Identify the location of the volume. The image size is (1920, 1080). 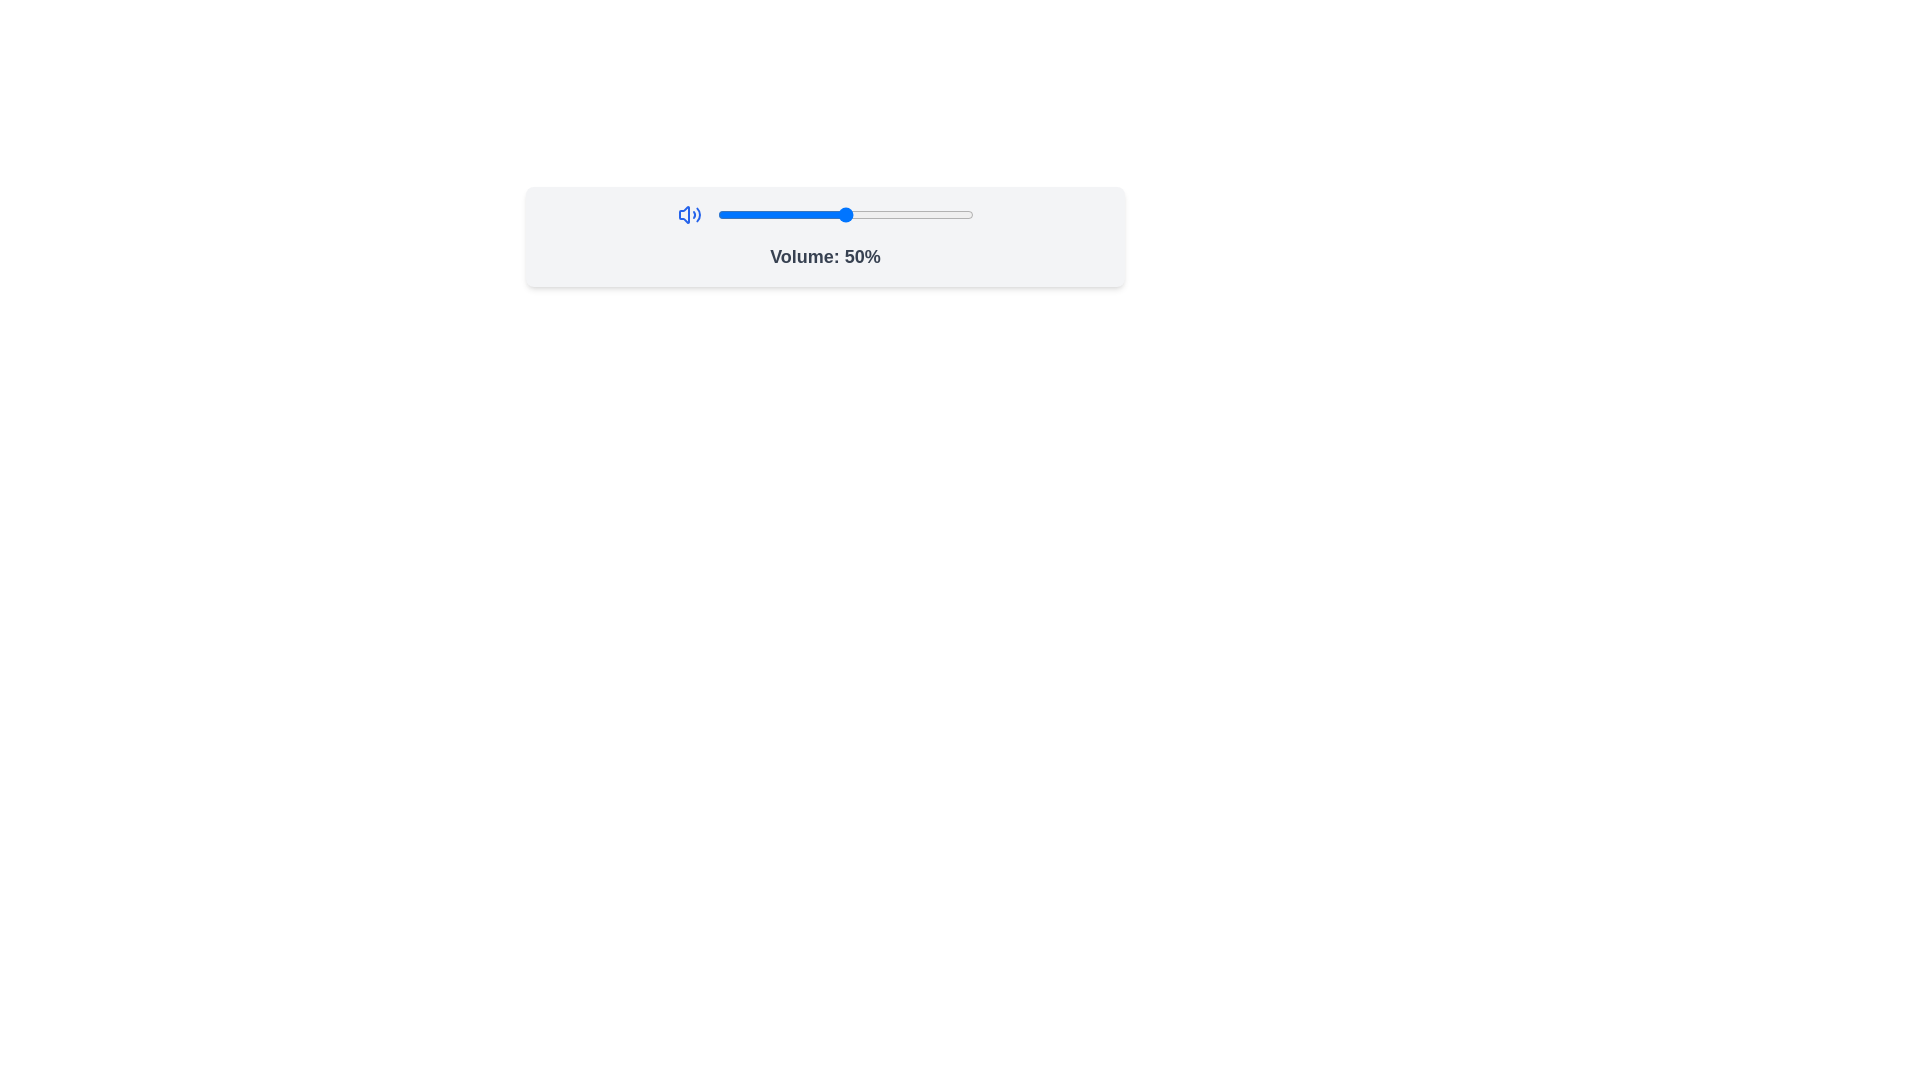
(817, 215).